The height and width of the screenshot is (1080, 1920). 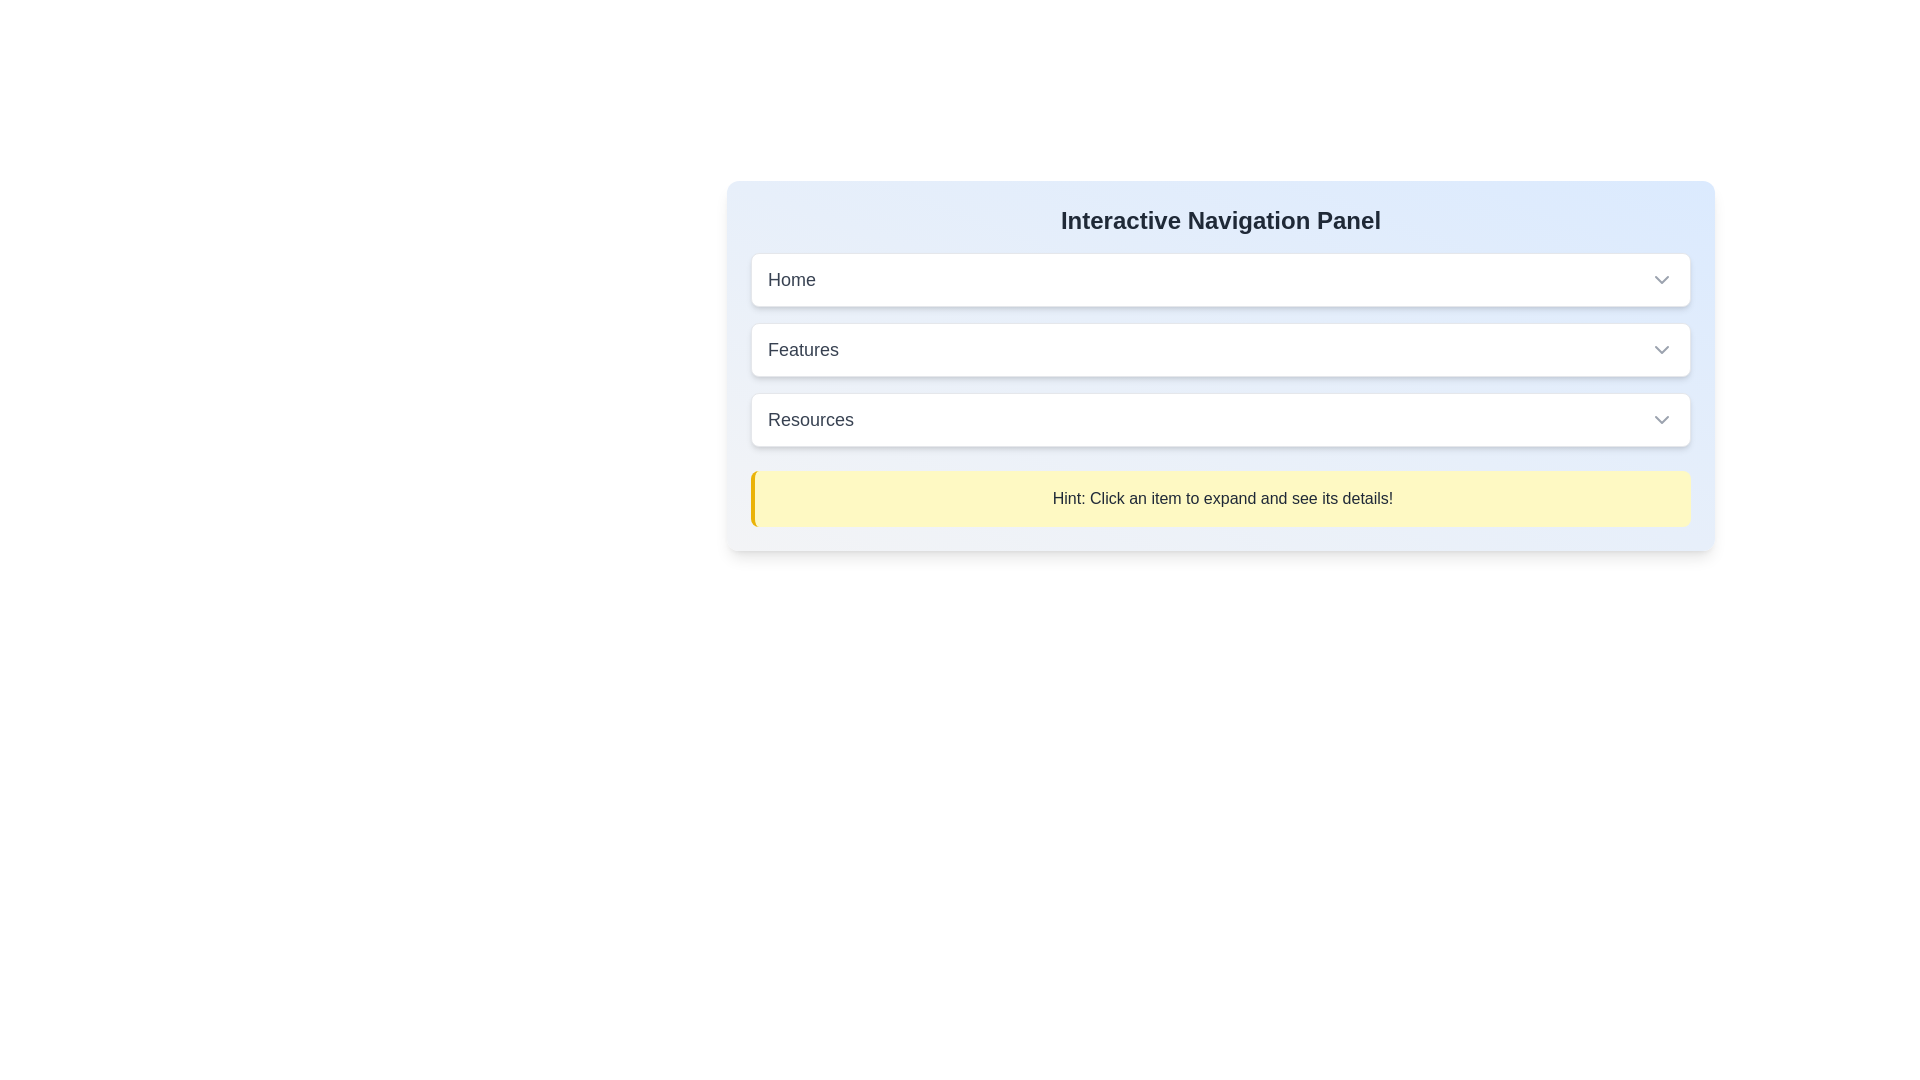 What do you see at coordinates (1661, 419) in the screenshot?
I see `the dropdown toggle icon located on the far right side of the 'Resources' section` at bounding box center [1661, 419].